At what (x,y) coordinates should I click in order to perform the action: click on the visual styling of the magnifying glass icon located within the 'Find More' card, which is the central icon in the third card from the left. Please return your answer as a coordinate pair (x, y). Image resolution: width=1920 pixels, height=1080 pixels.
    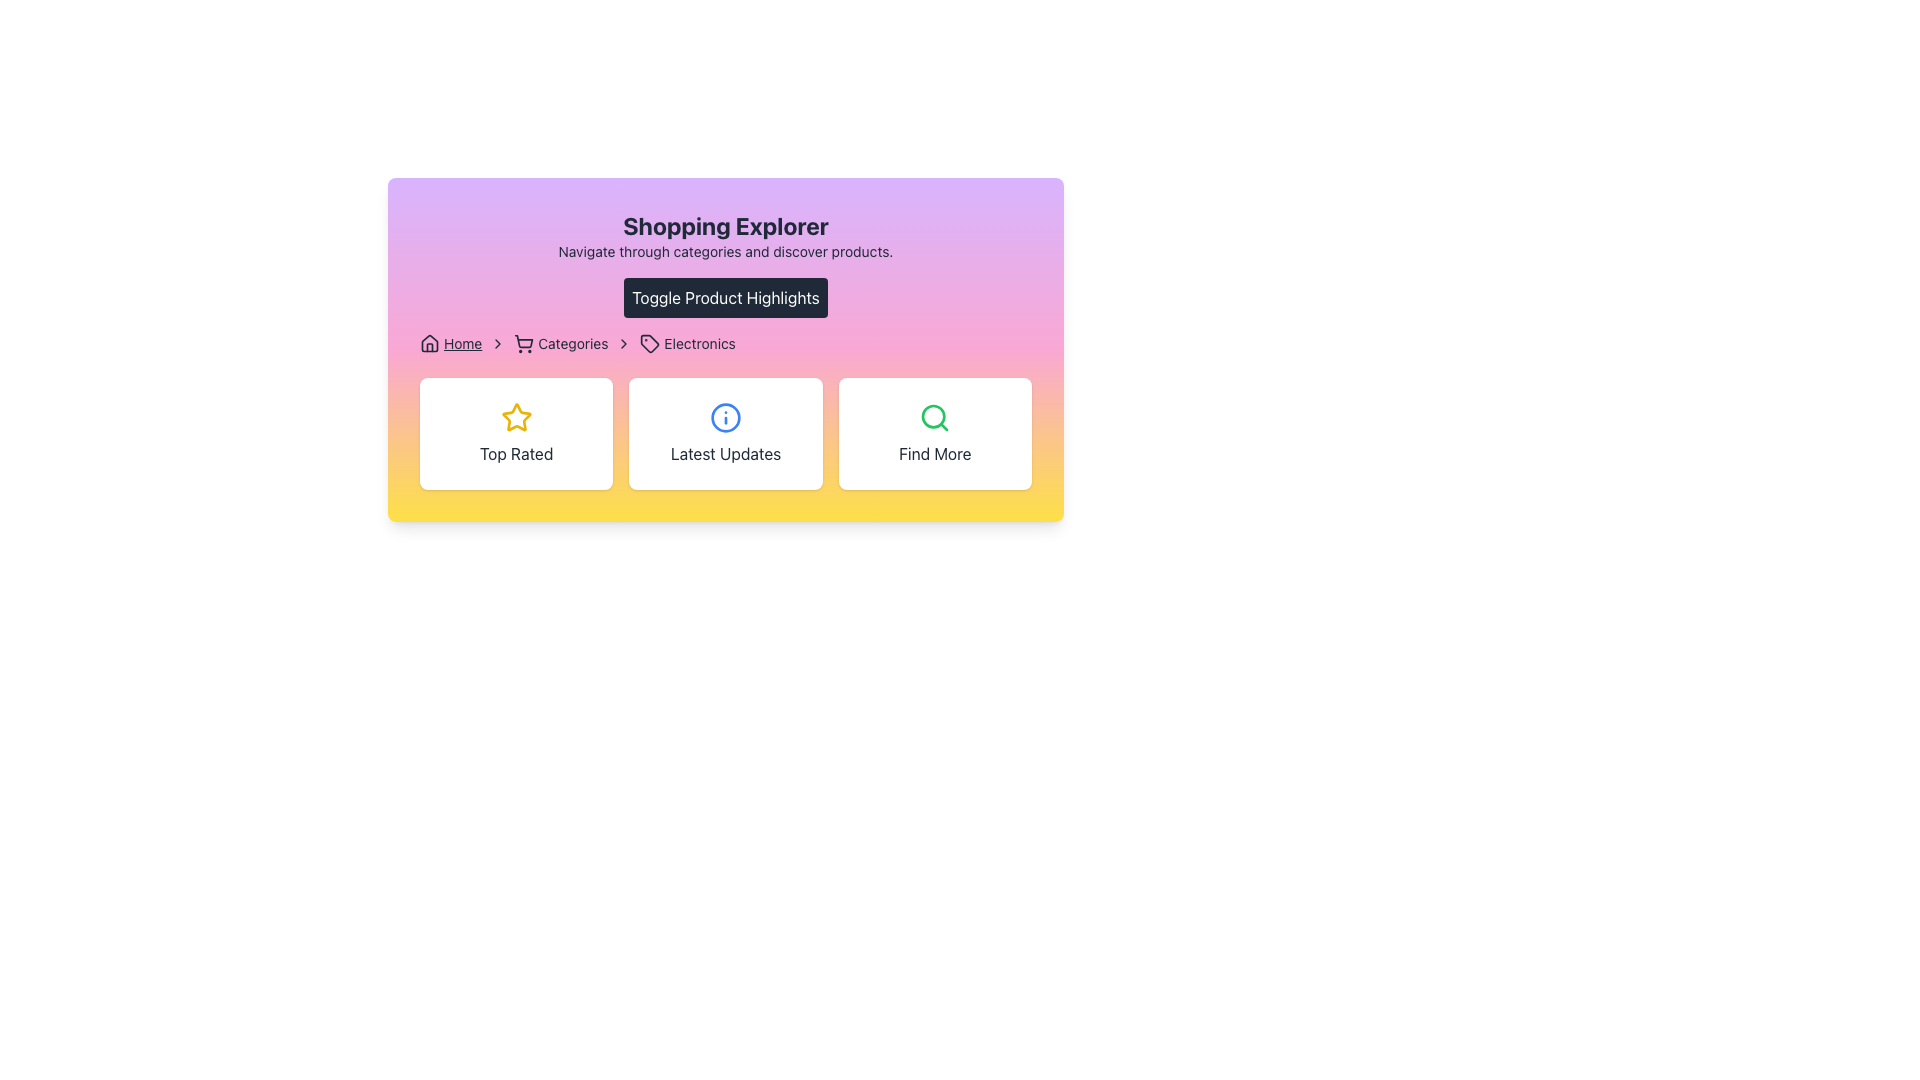
    Looking at the image, I should click on (934, 416).